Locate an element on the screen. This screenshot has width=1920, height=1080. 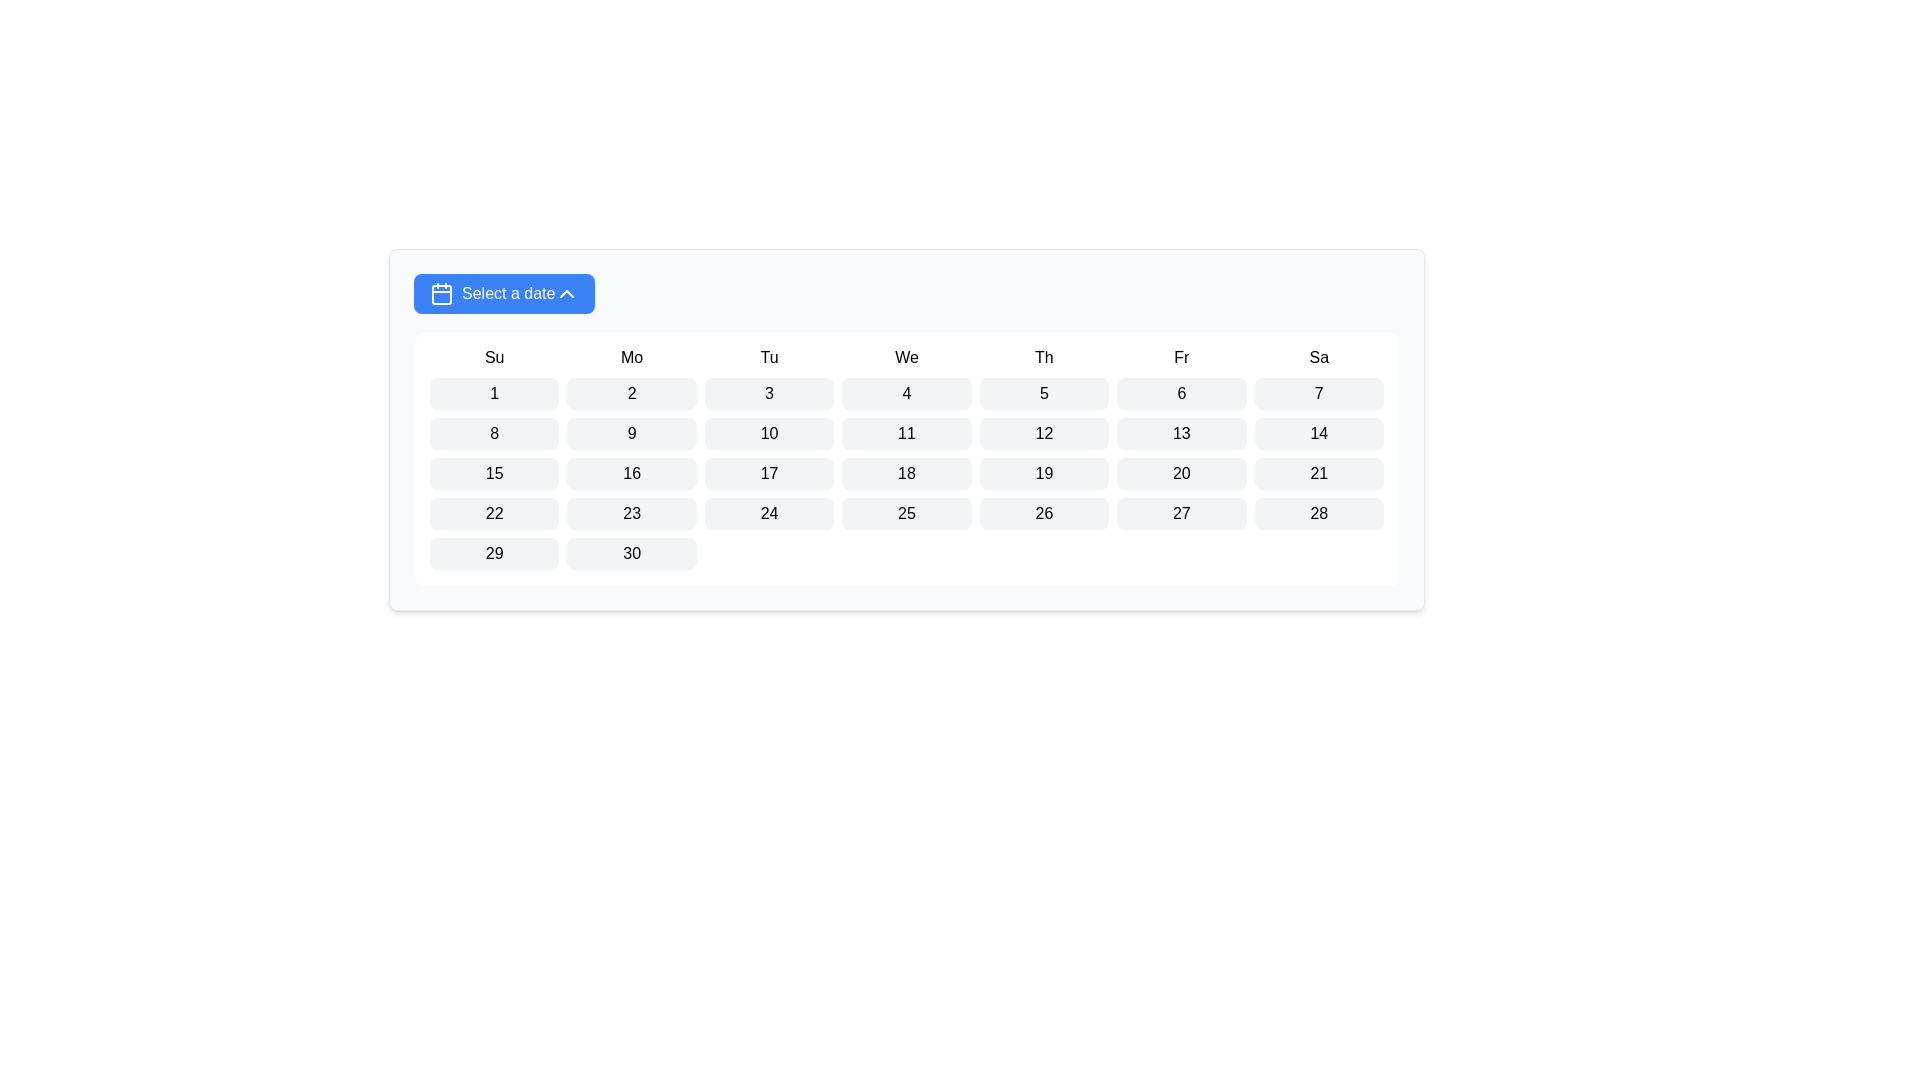
the Chevron-Up icon, which is centrally aligned within the 'Select a date' area and positioned on the far right of the button is located at coordinates (566, 293).